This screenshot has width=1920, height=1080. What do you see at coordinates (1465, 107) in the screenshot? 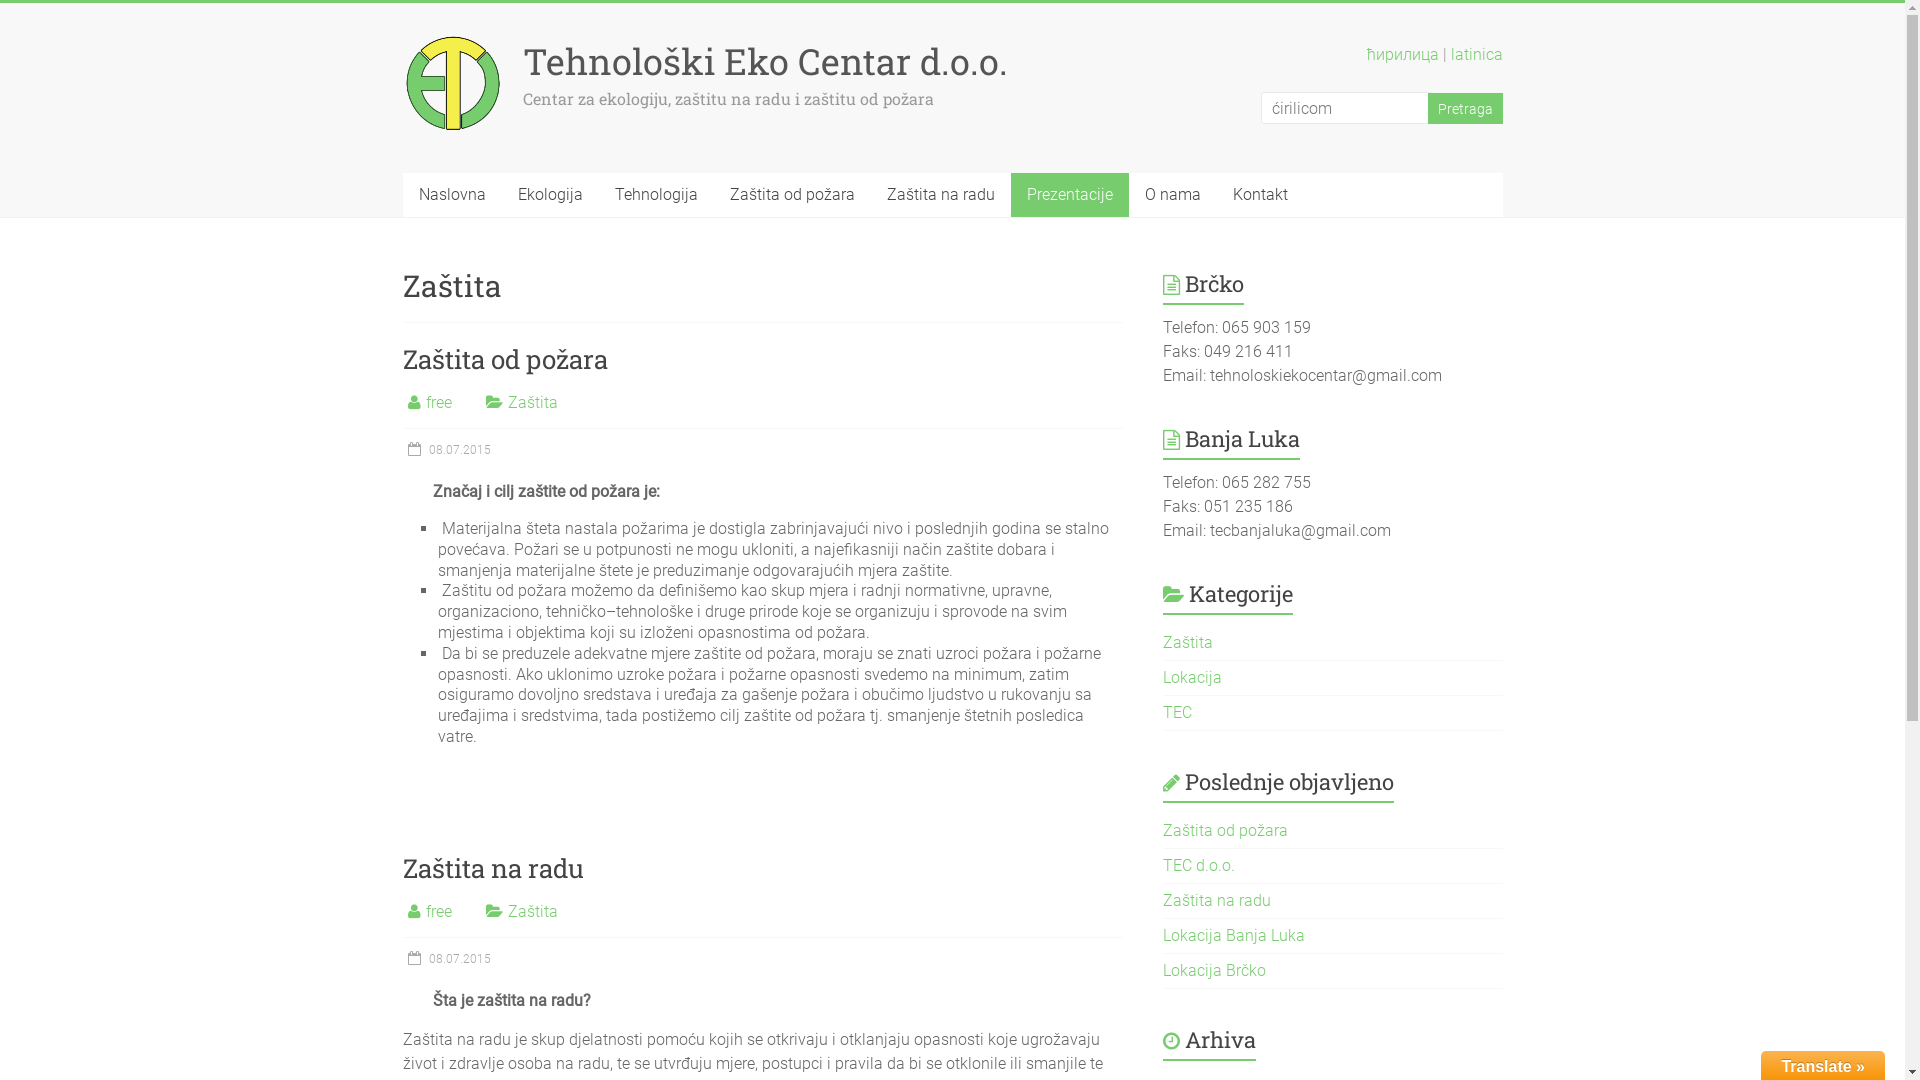
I see `'Pretraga'` at bounding box center [1465, 107].